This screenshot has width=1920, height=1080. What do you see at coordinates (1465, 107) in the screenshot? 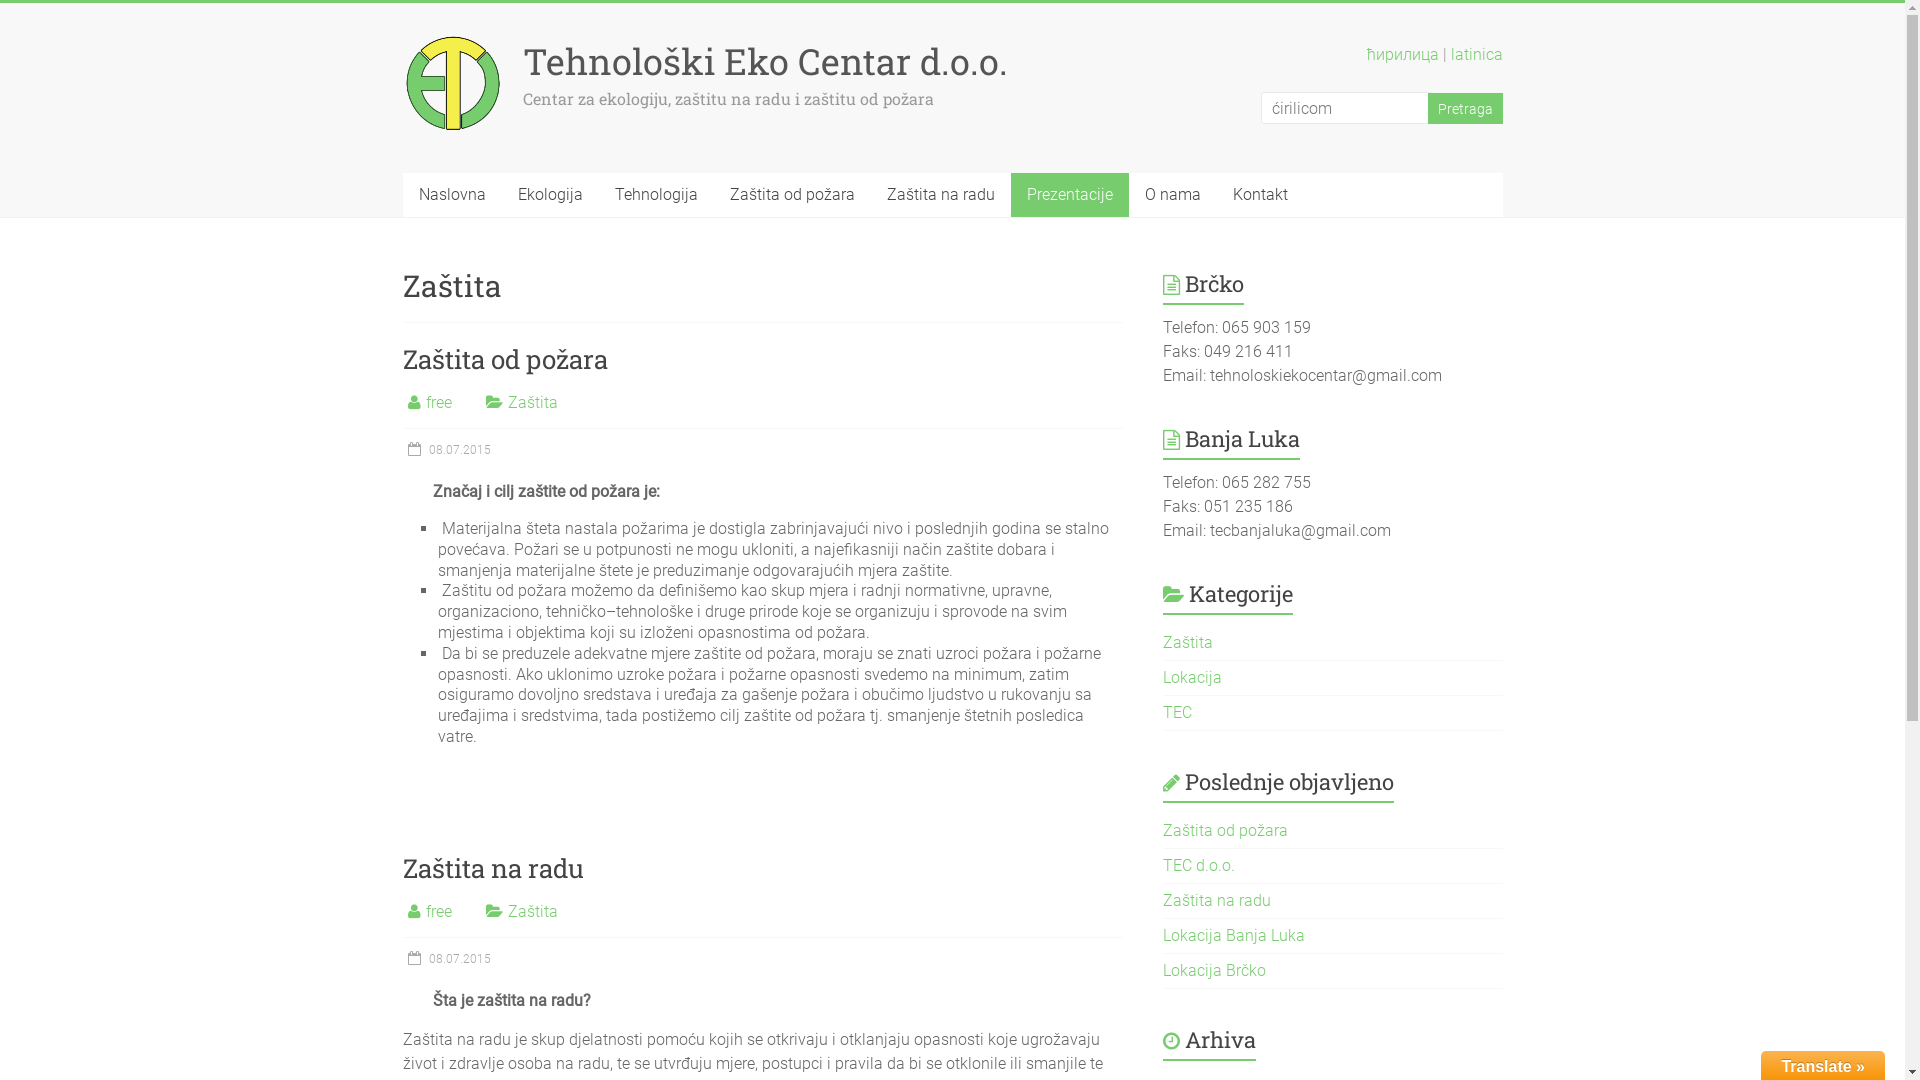
I see `'Pretraga'` at bounding box center [1465, 107].